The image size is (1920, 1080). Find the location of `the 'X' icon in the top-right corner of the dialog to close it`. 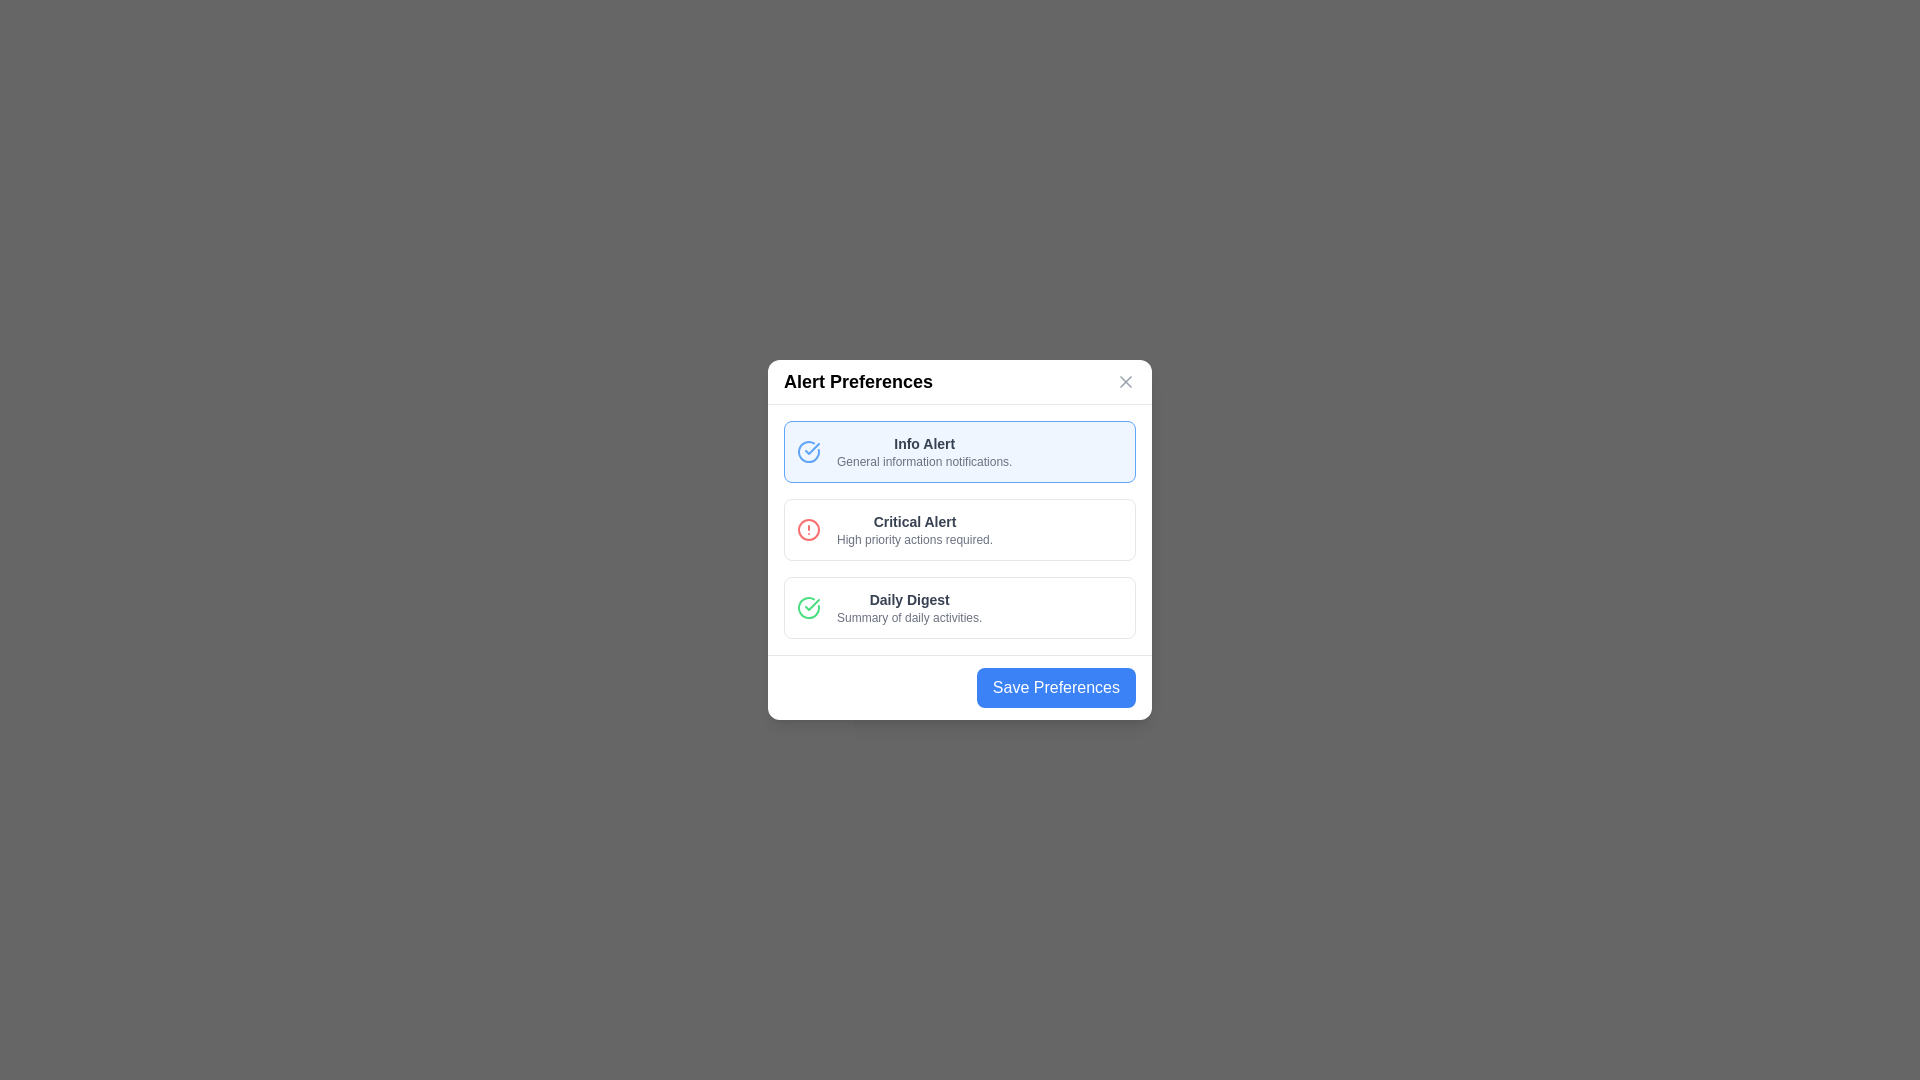

the 'X' icon in the top-right corner of the dialog to close it is located at coordinates (1126, 381).